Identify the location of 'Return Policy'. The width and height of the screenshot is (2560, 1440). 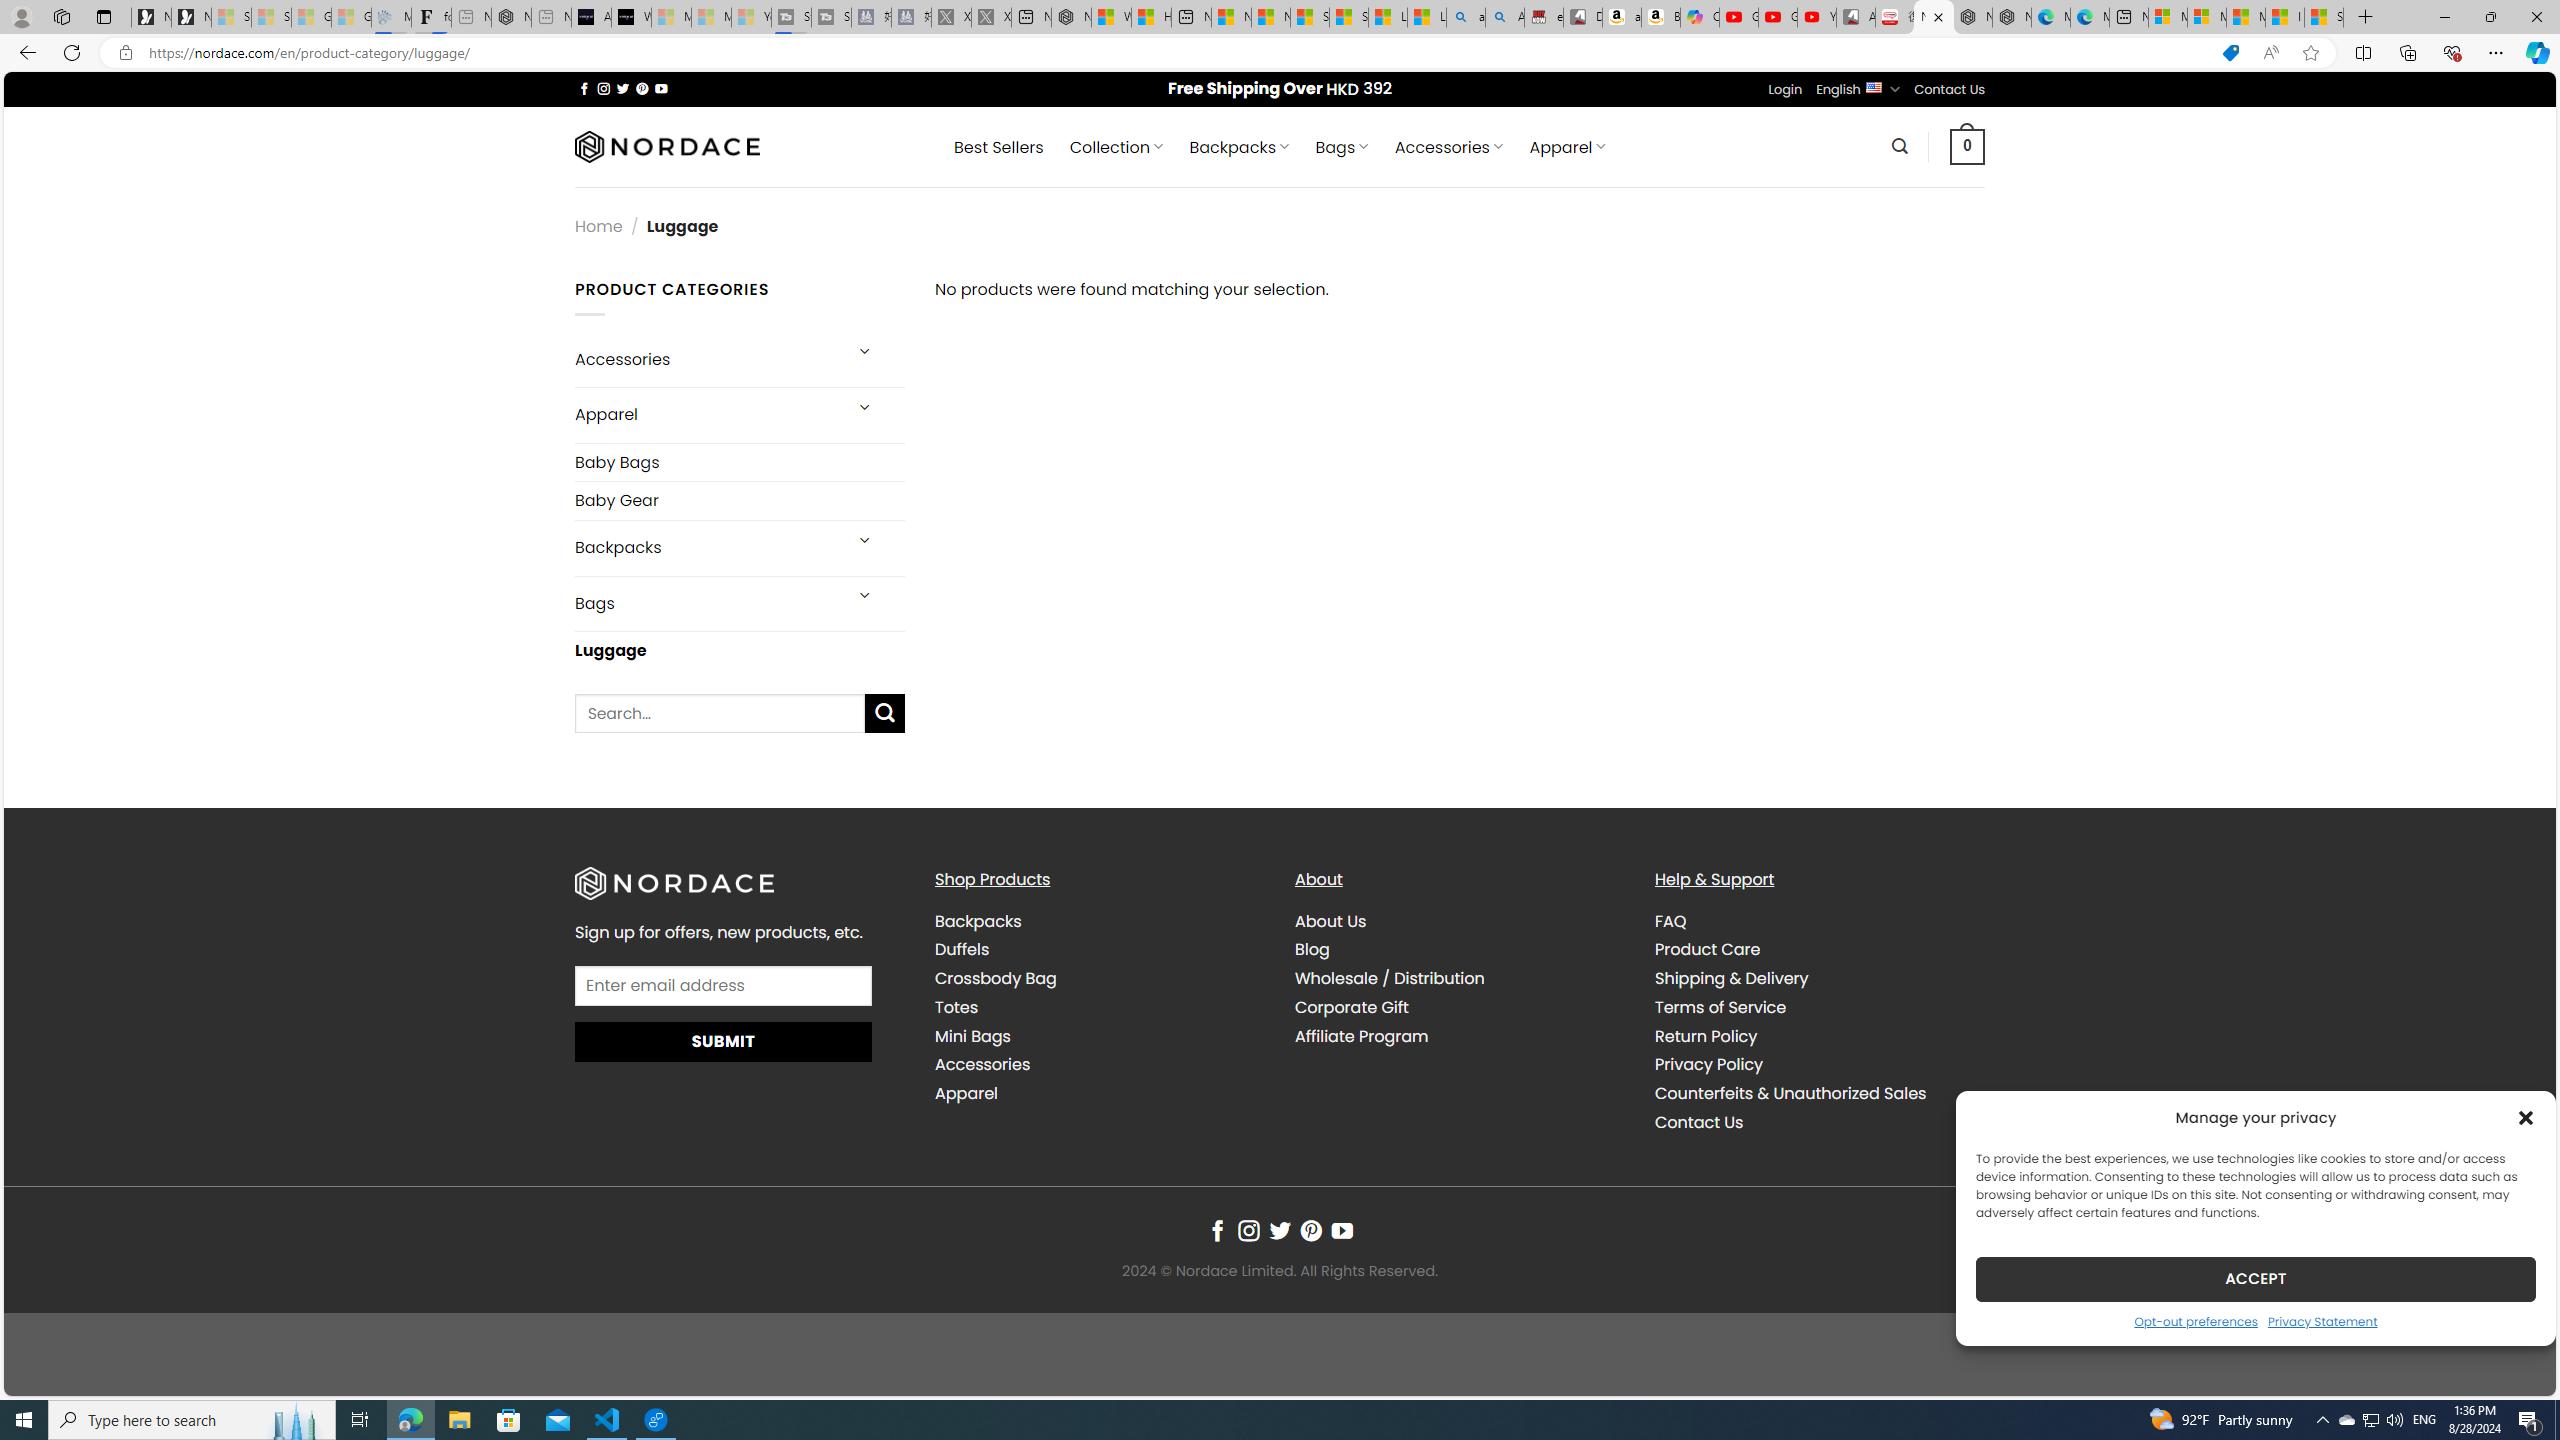
(1705, 1035).